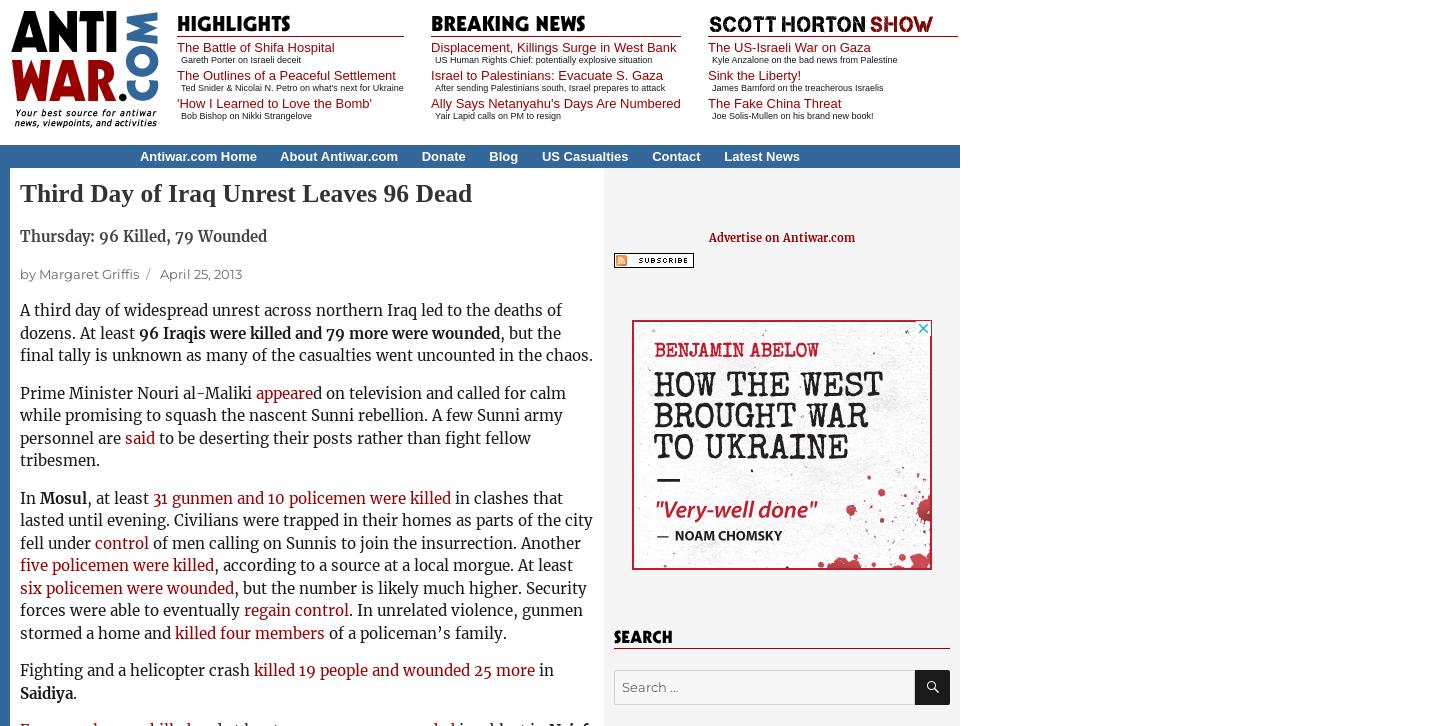 This screenshot has height=726, width=1440. Describe the element at coordinates (435, 87) in the screenshot. I see `'After sending Palestinians south, Israel prepares to attack'` at that location.